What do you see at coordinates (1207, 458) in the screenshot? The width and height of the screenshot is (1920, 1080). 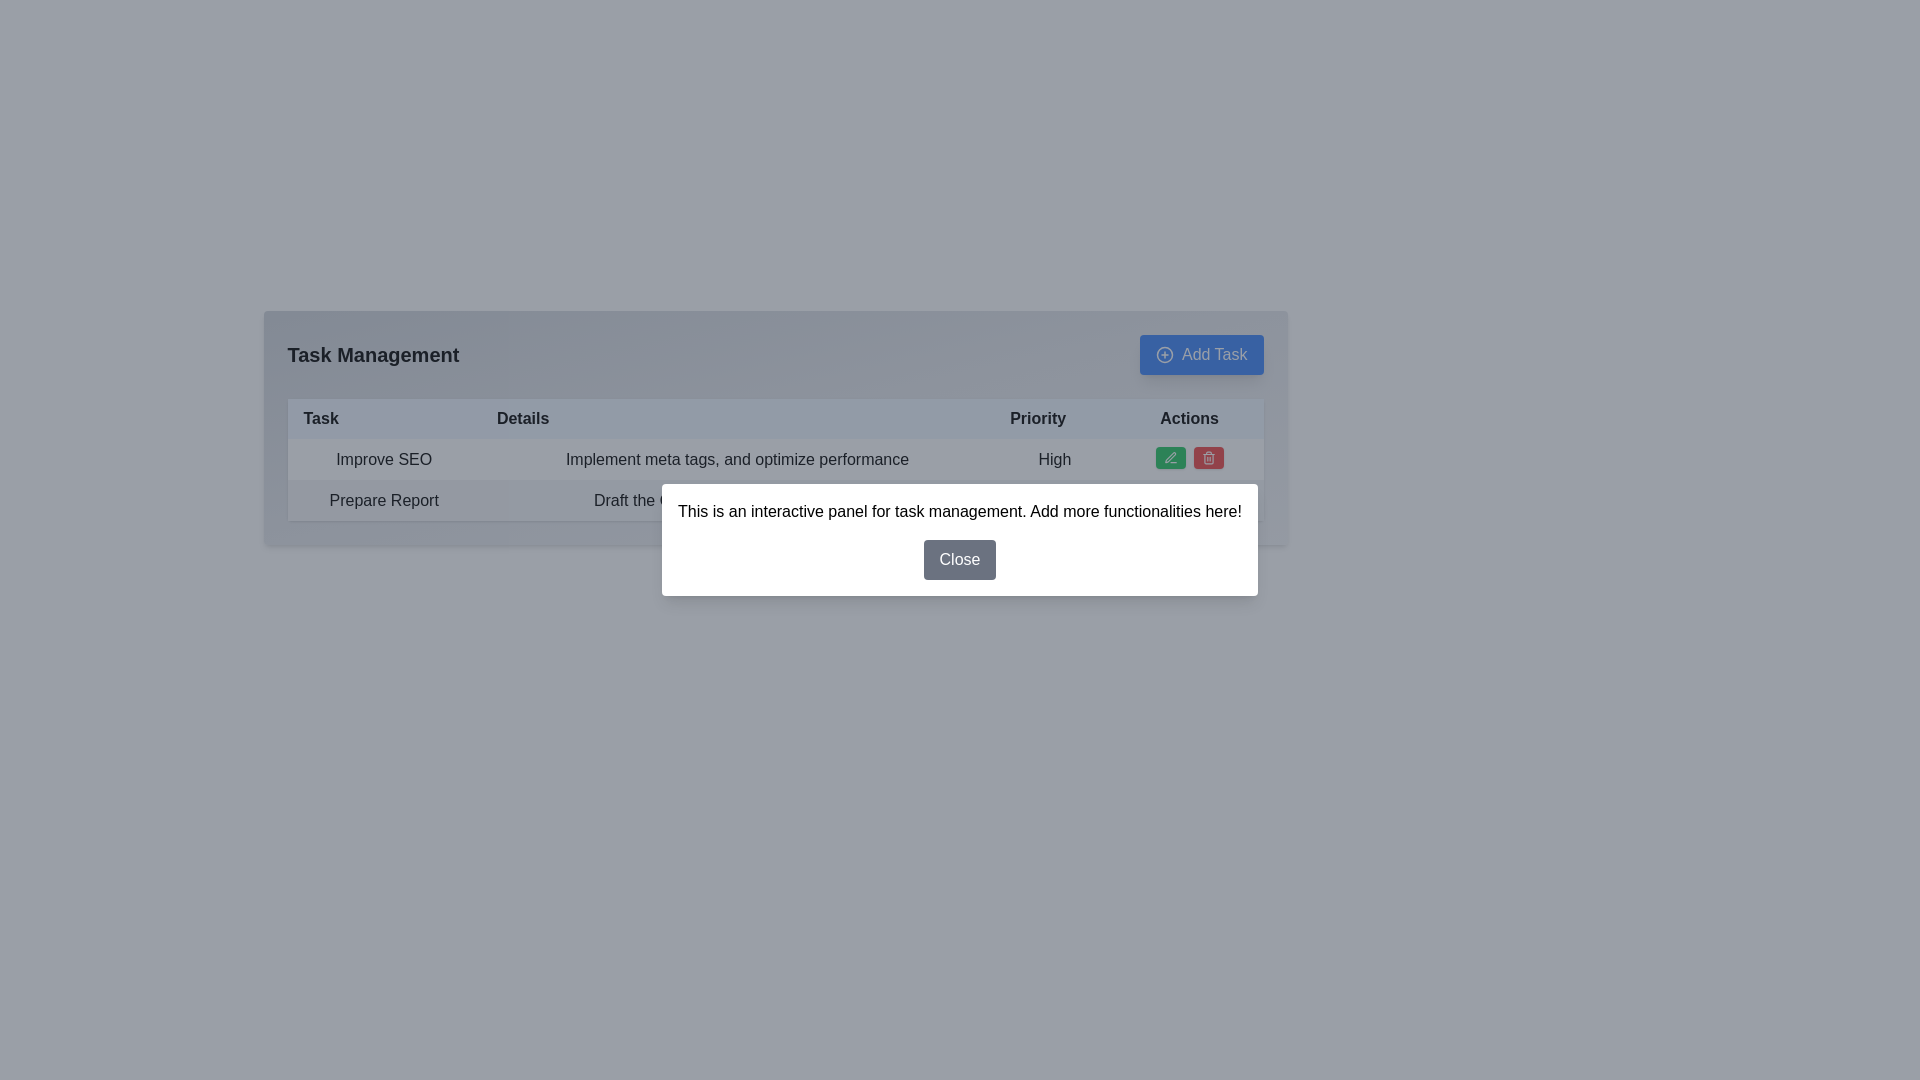 I see `the trash bin icon button in the 'Actions' column under 'Task Management'` at bounding box center [1207, 458].